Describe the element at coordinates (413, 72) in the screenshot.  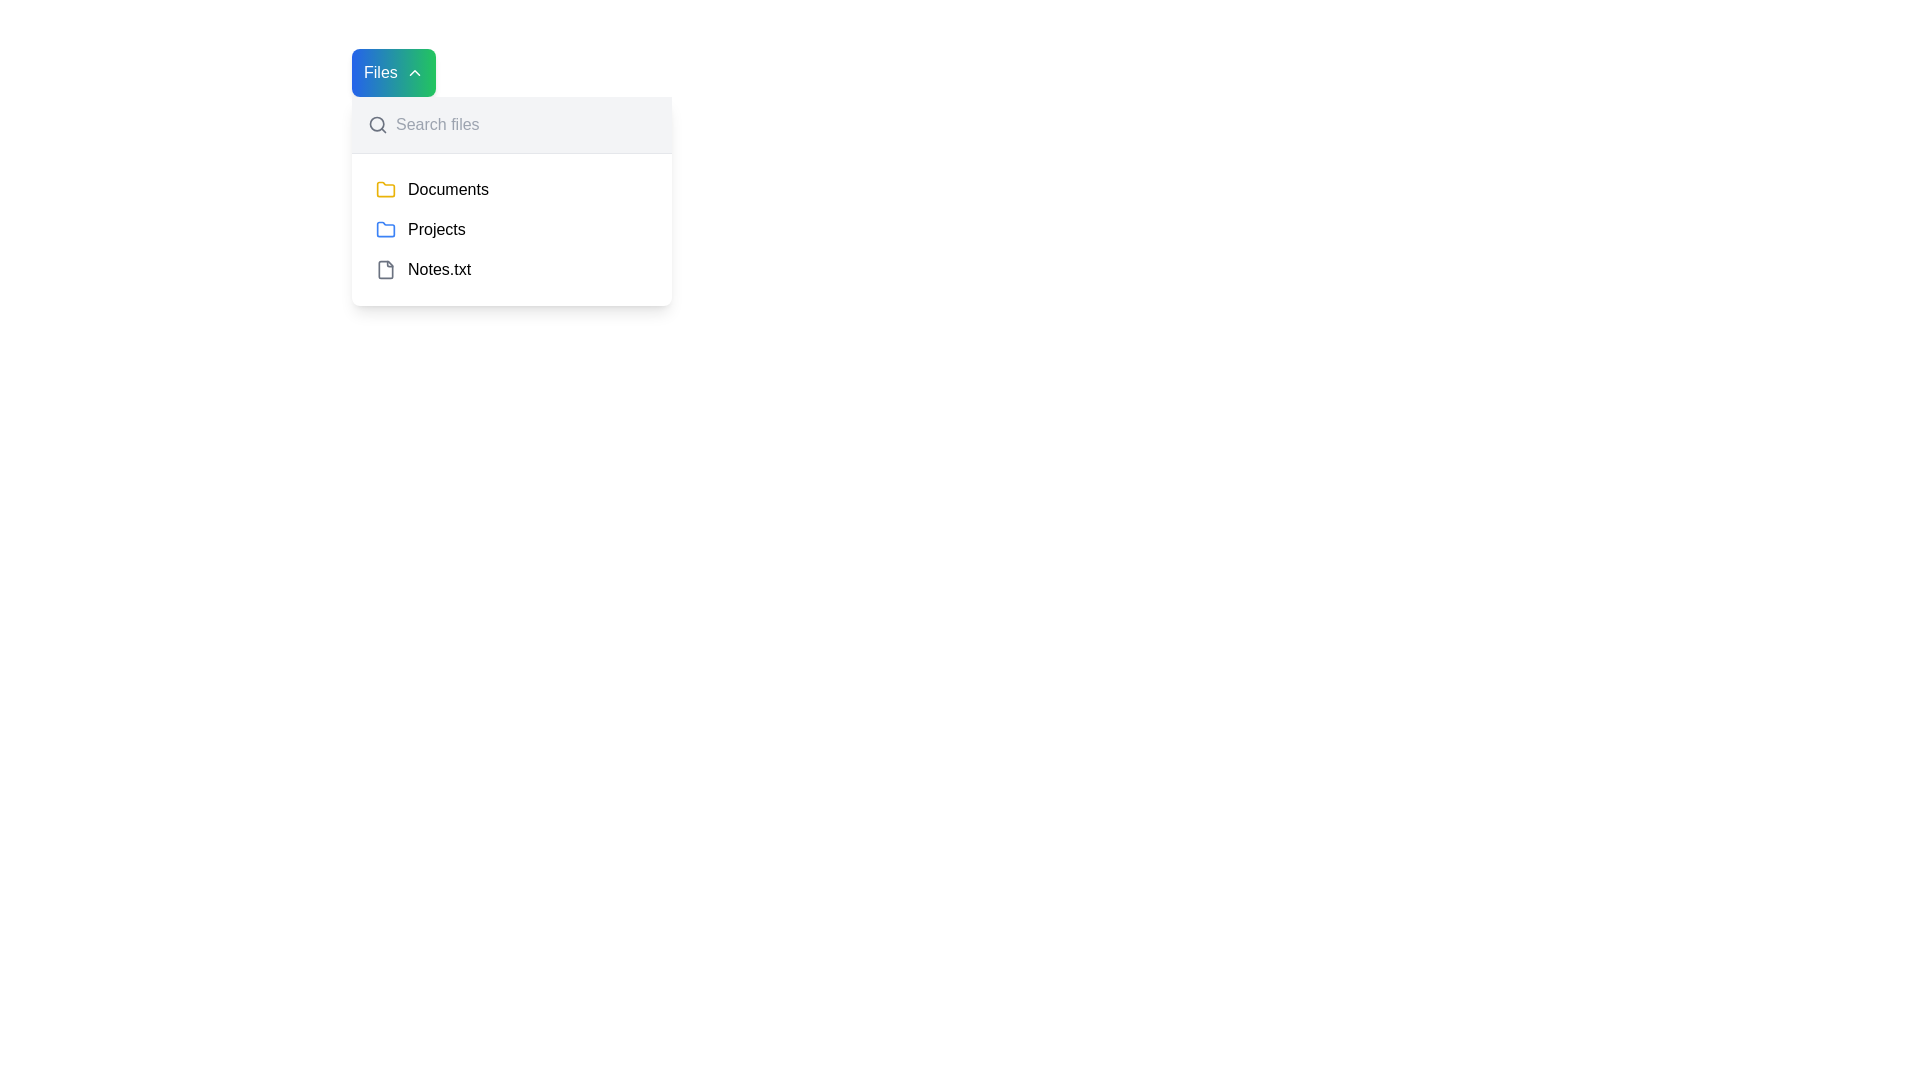
I see `the upward-facing chevron icon with a gradient-colored background that is located to the right of the 'Files' label in a button with rounded corners and shadow` at that location.